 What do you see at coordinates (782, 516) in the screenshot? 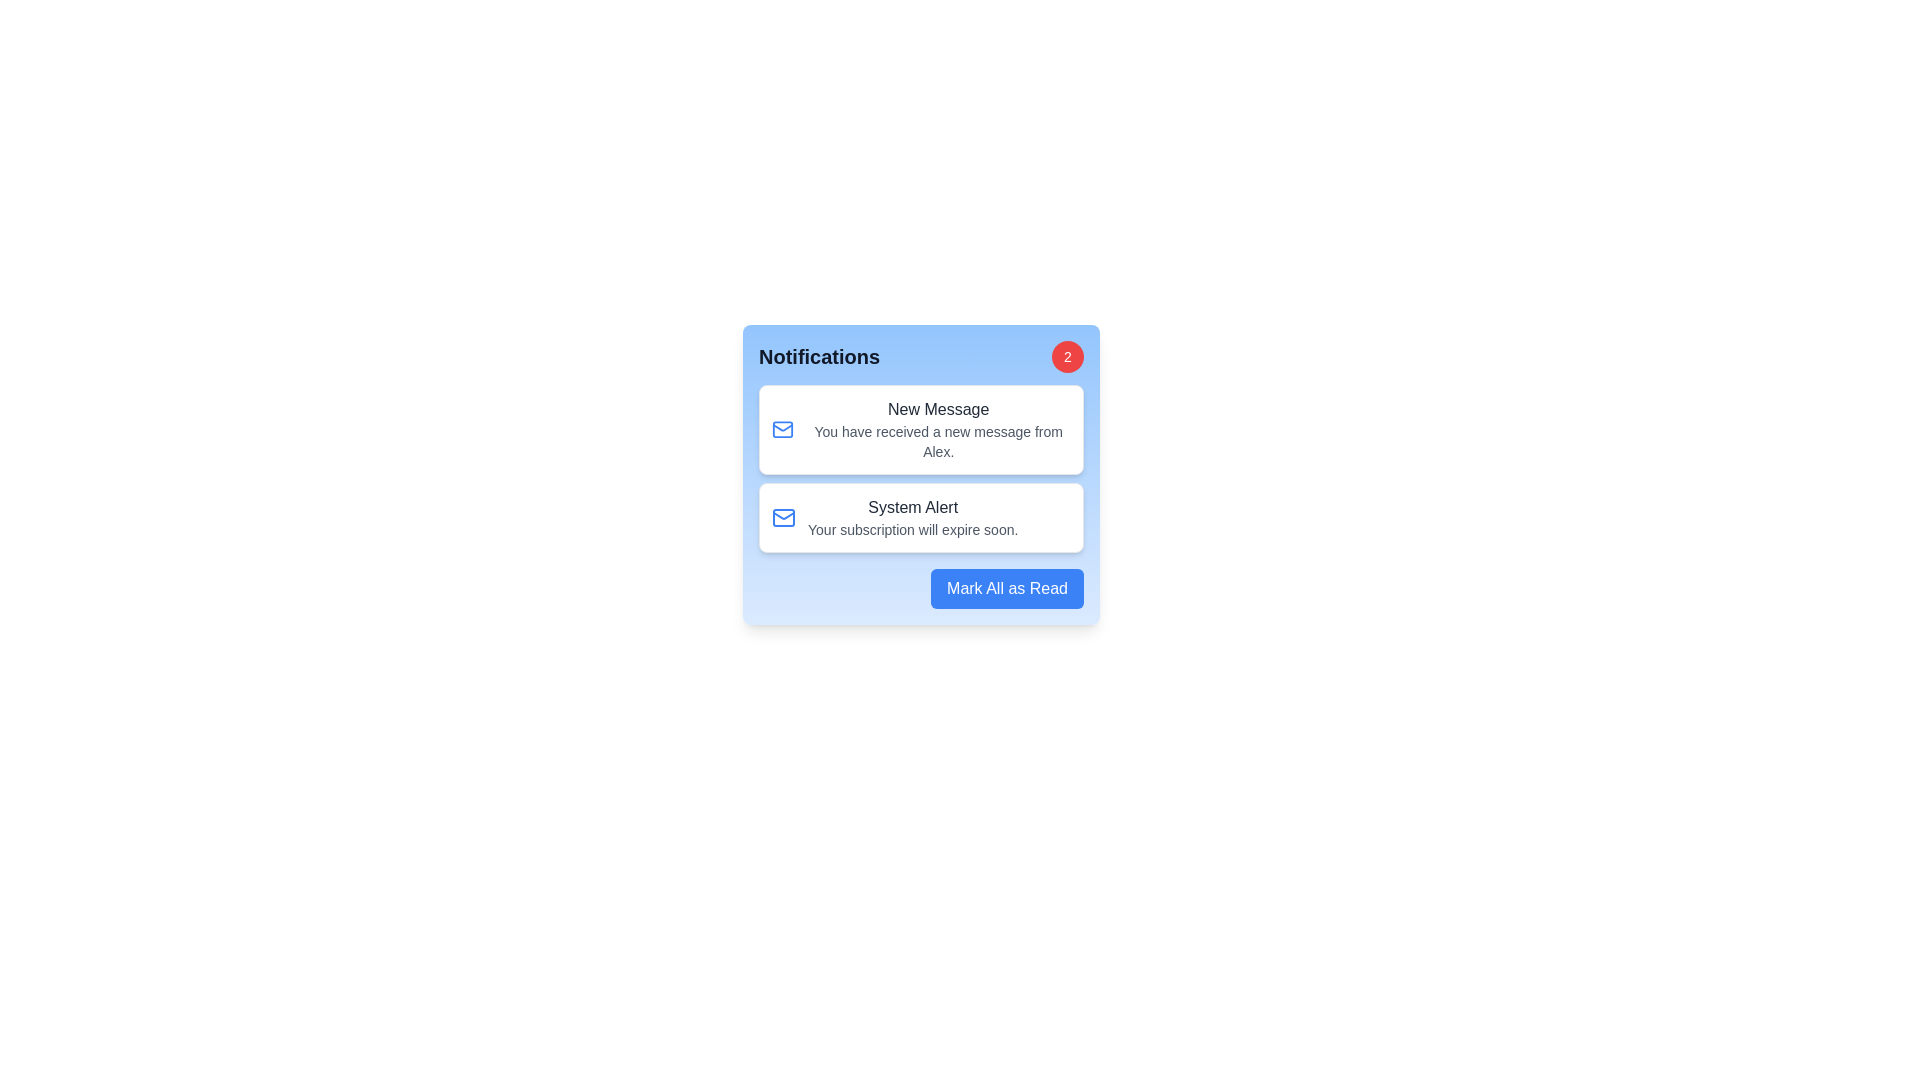
I see `the envelope icon representing the outer shell of a mail or message in the Notifications panel, located to the left of the 'New Message' text` at bounding box center [782, 516].